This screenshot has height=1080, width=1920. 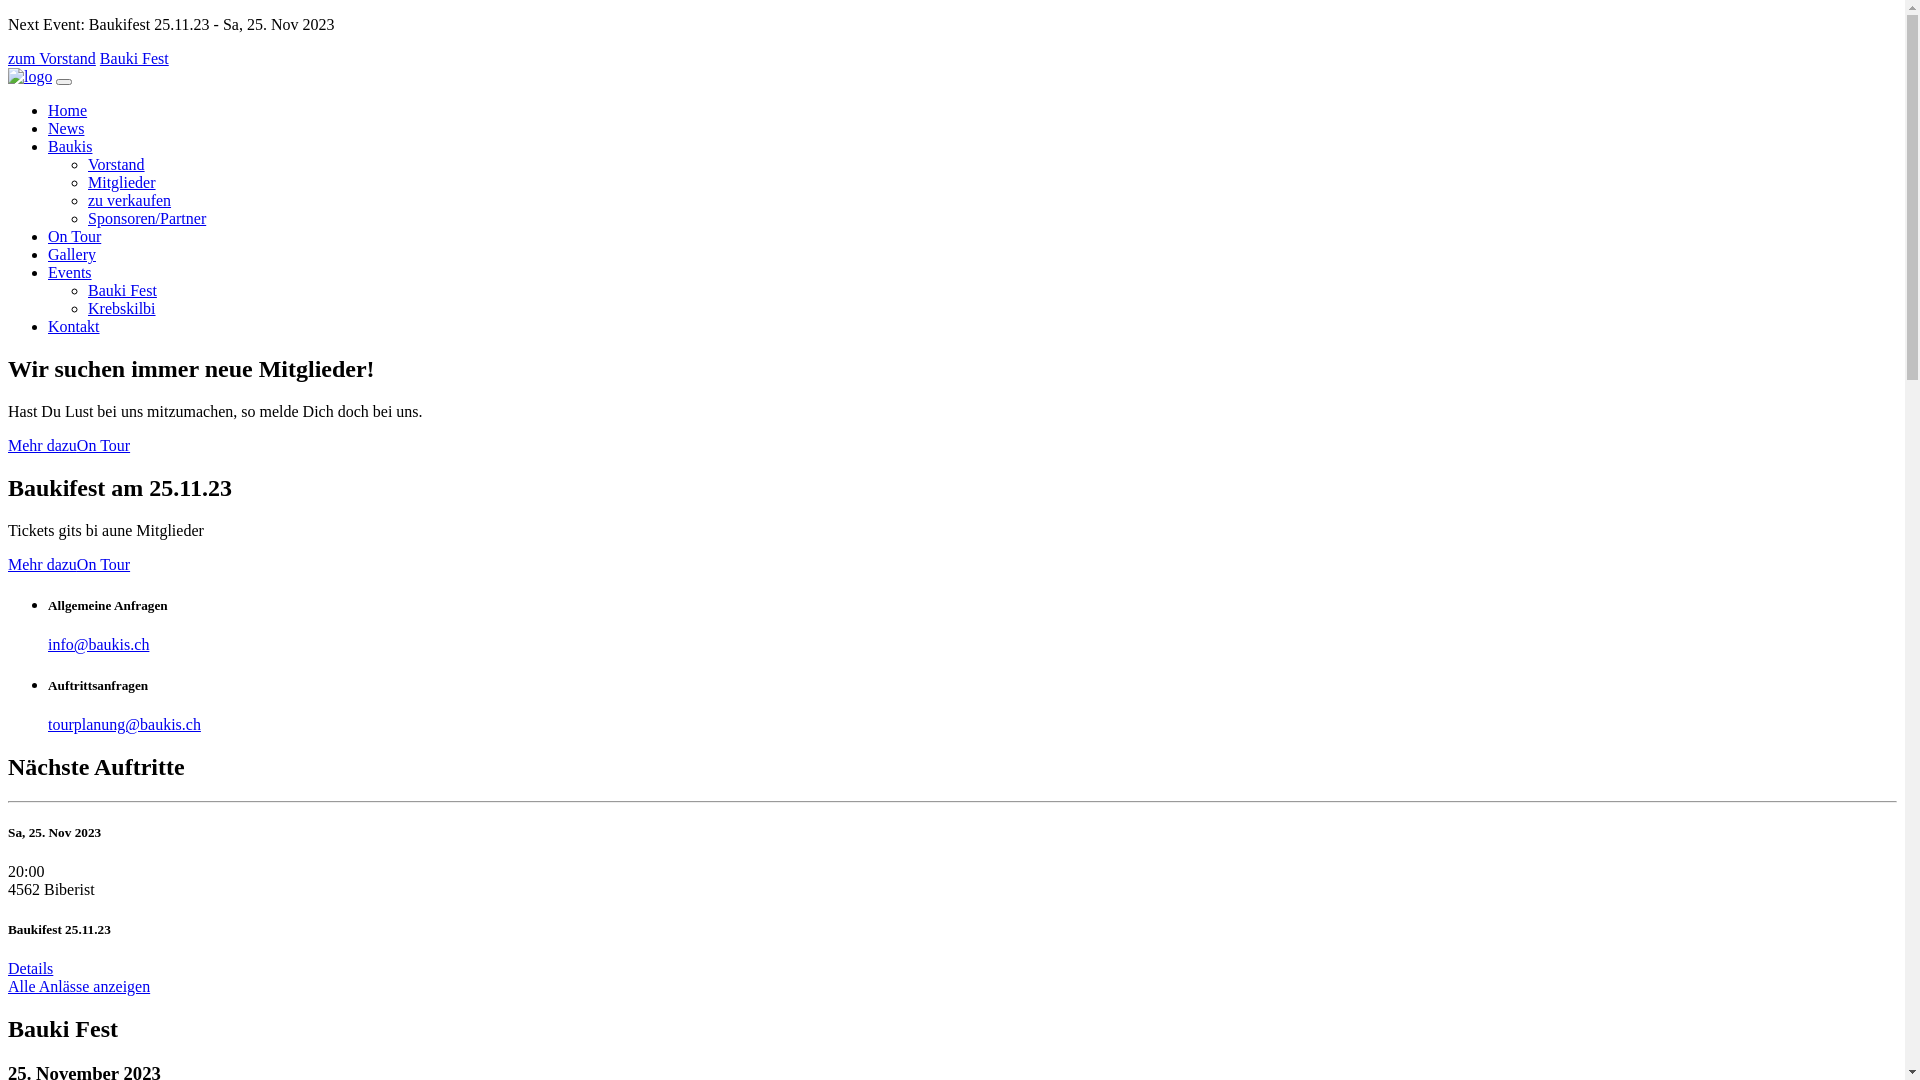 I want to click on 'Baukis', so click(x=48, y=145).